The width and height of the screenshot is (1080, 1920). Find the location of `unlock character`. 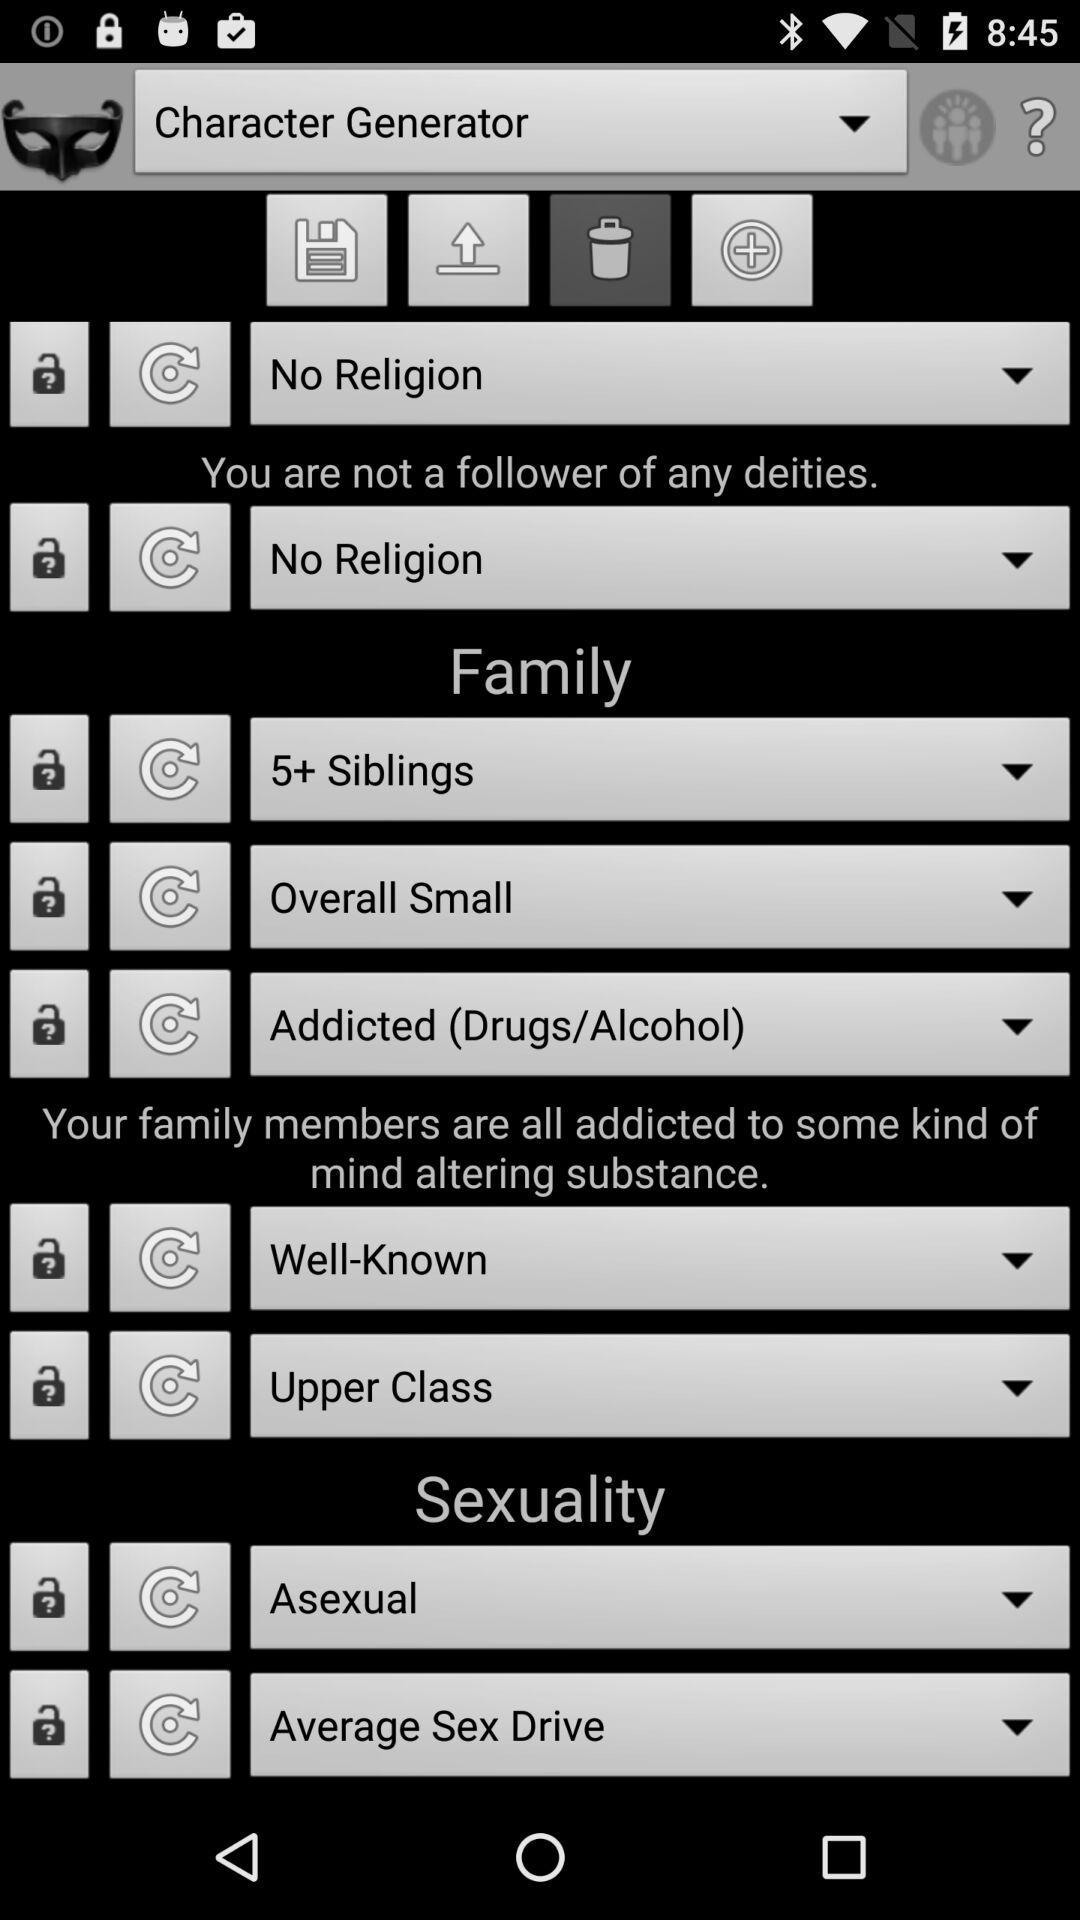

unlock character is located at coordinates (48, 562).